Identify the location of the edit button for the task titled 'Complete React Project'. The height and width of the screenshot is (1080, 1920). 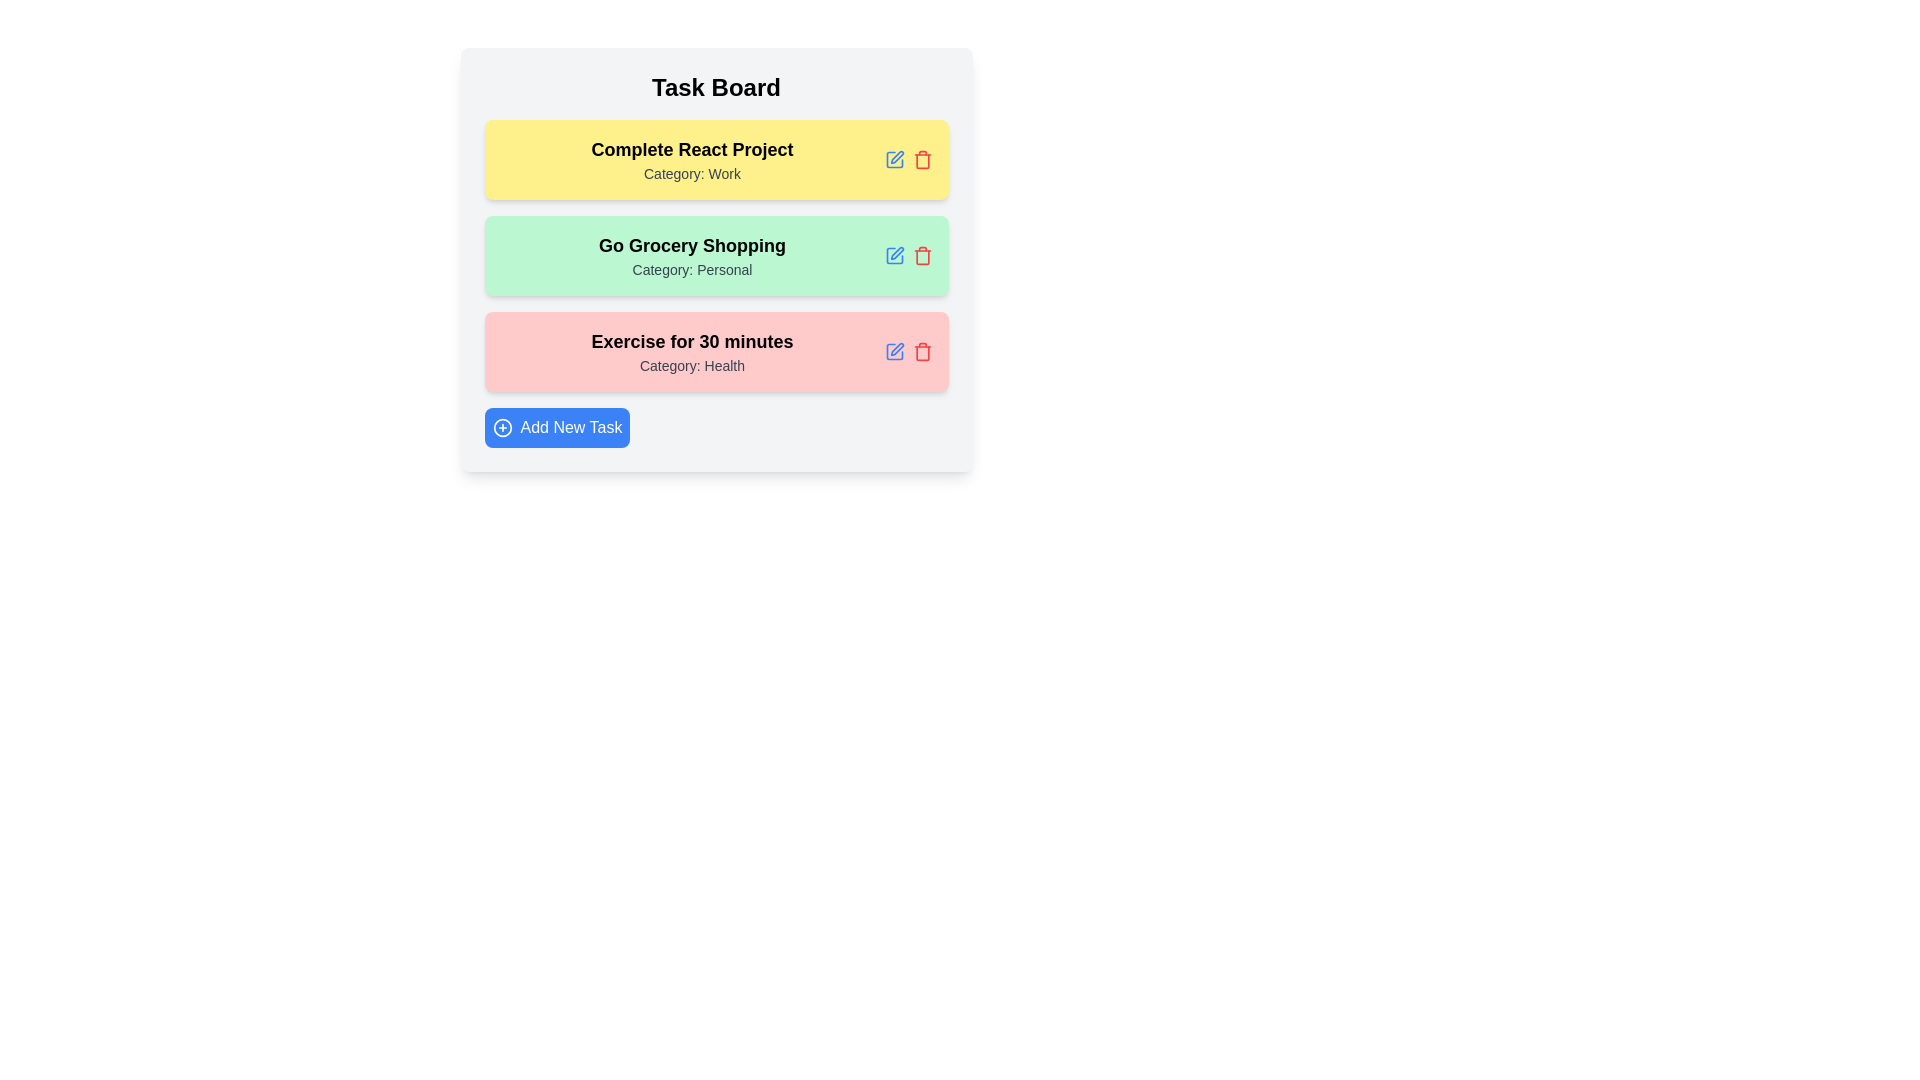
(893, 158).